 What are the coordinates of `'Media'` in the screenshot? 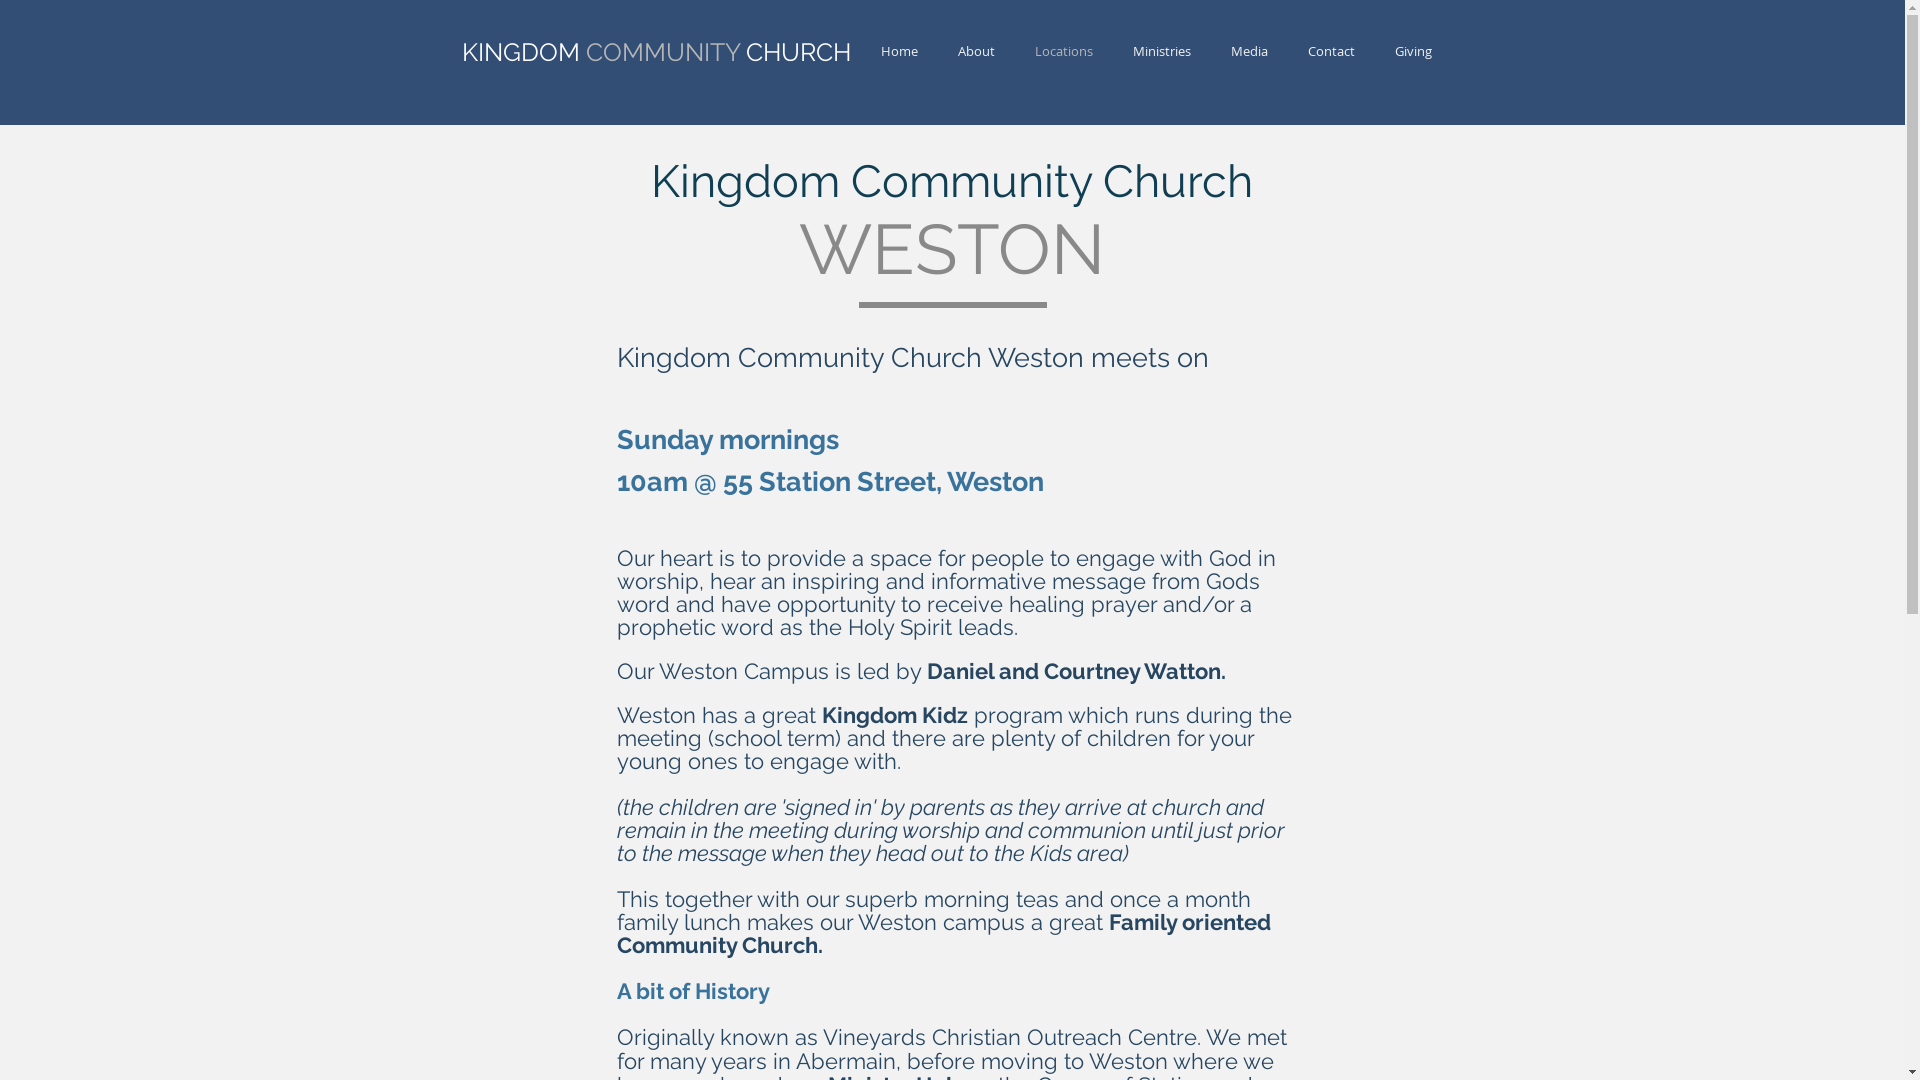 It's located at (1247, 50).